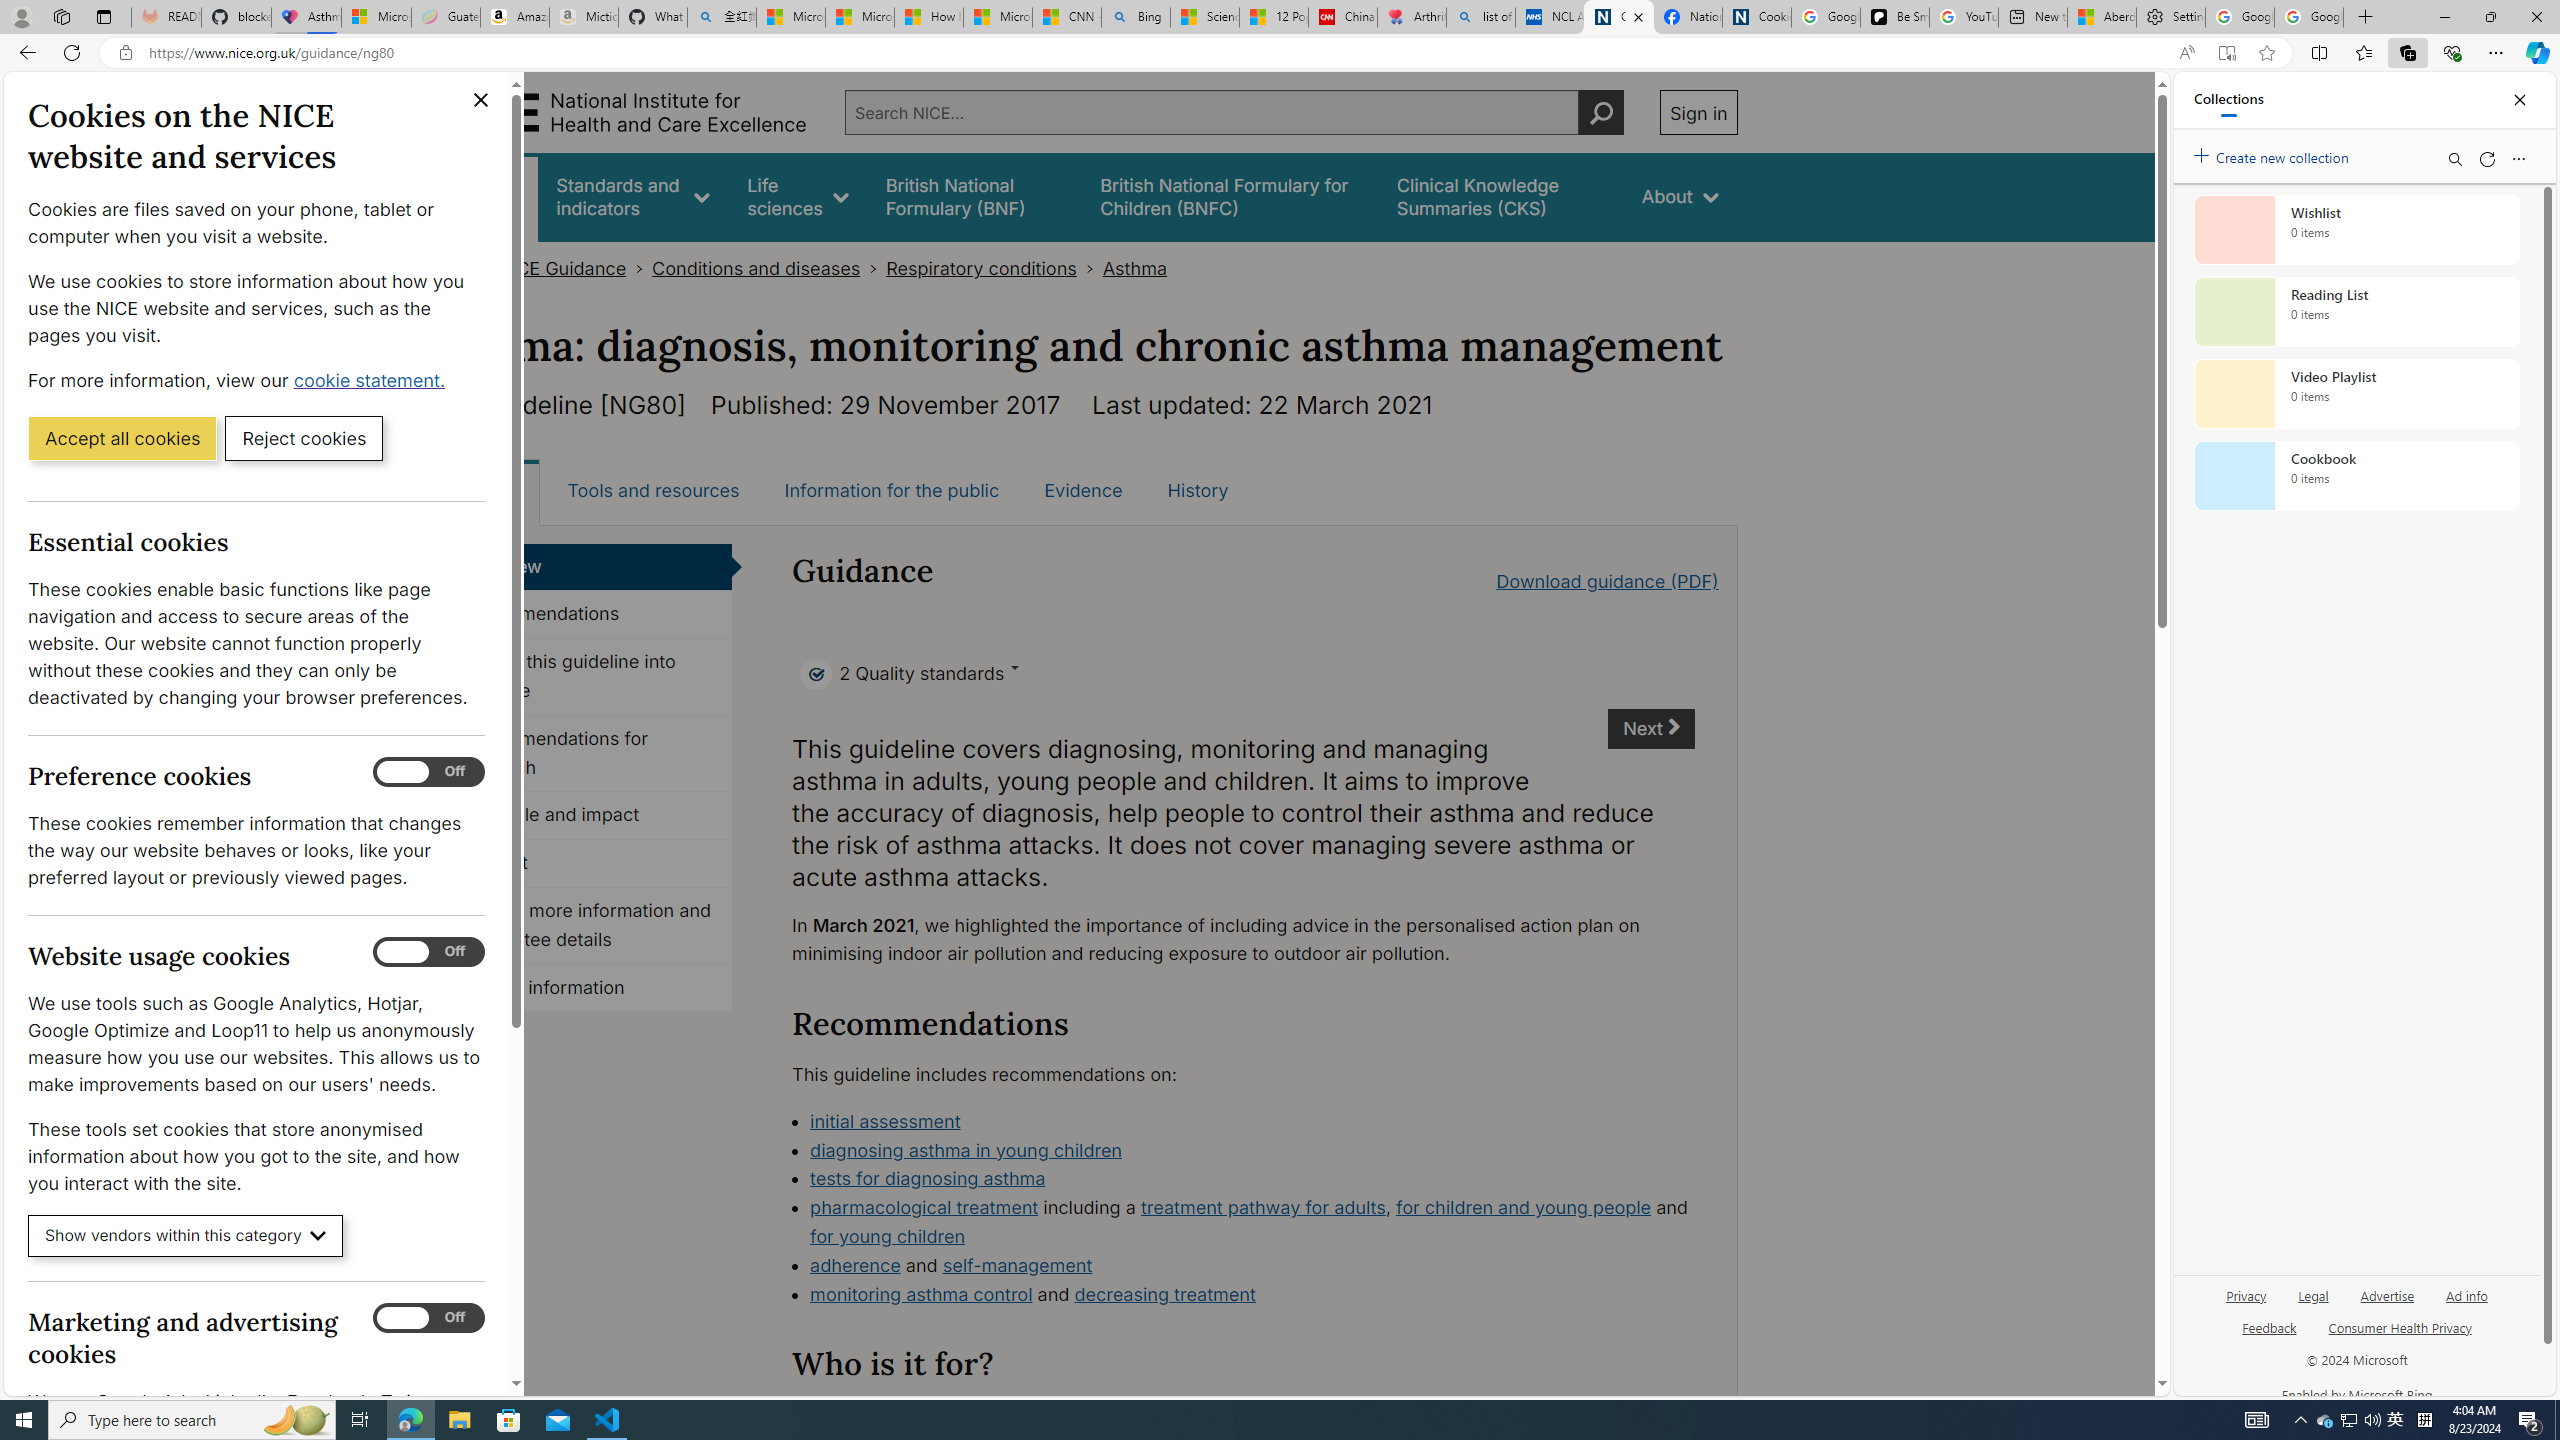 This screenshot has width=2560, height=1440. Describe the element at coordinates (1606, 581) in the screenshot. I see `'Download guidance (PDF)'` at that location.